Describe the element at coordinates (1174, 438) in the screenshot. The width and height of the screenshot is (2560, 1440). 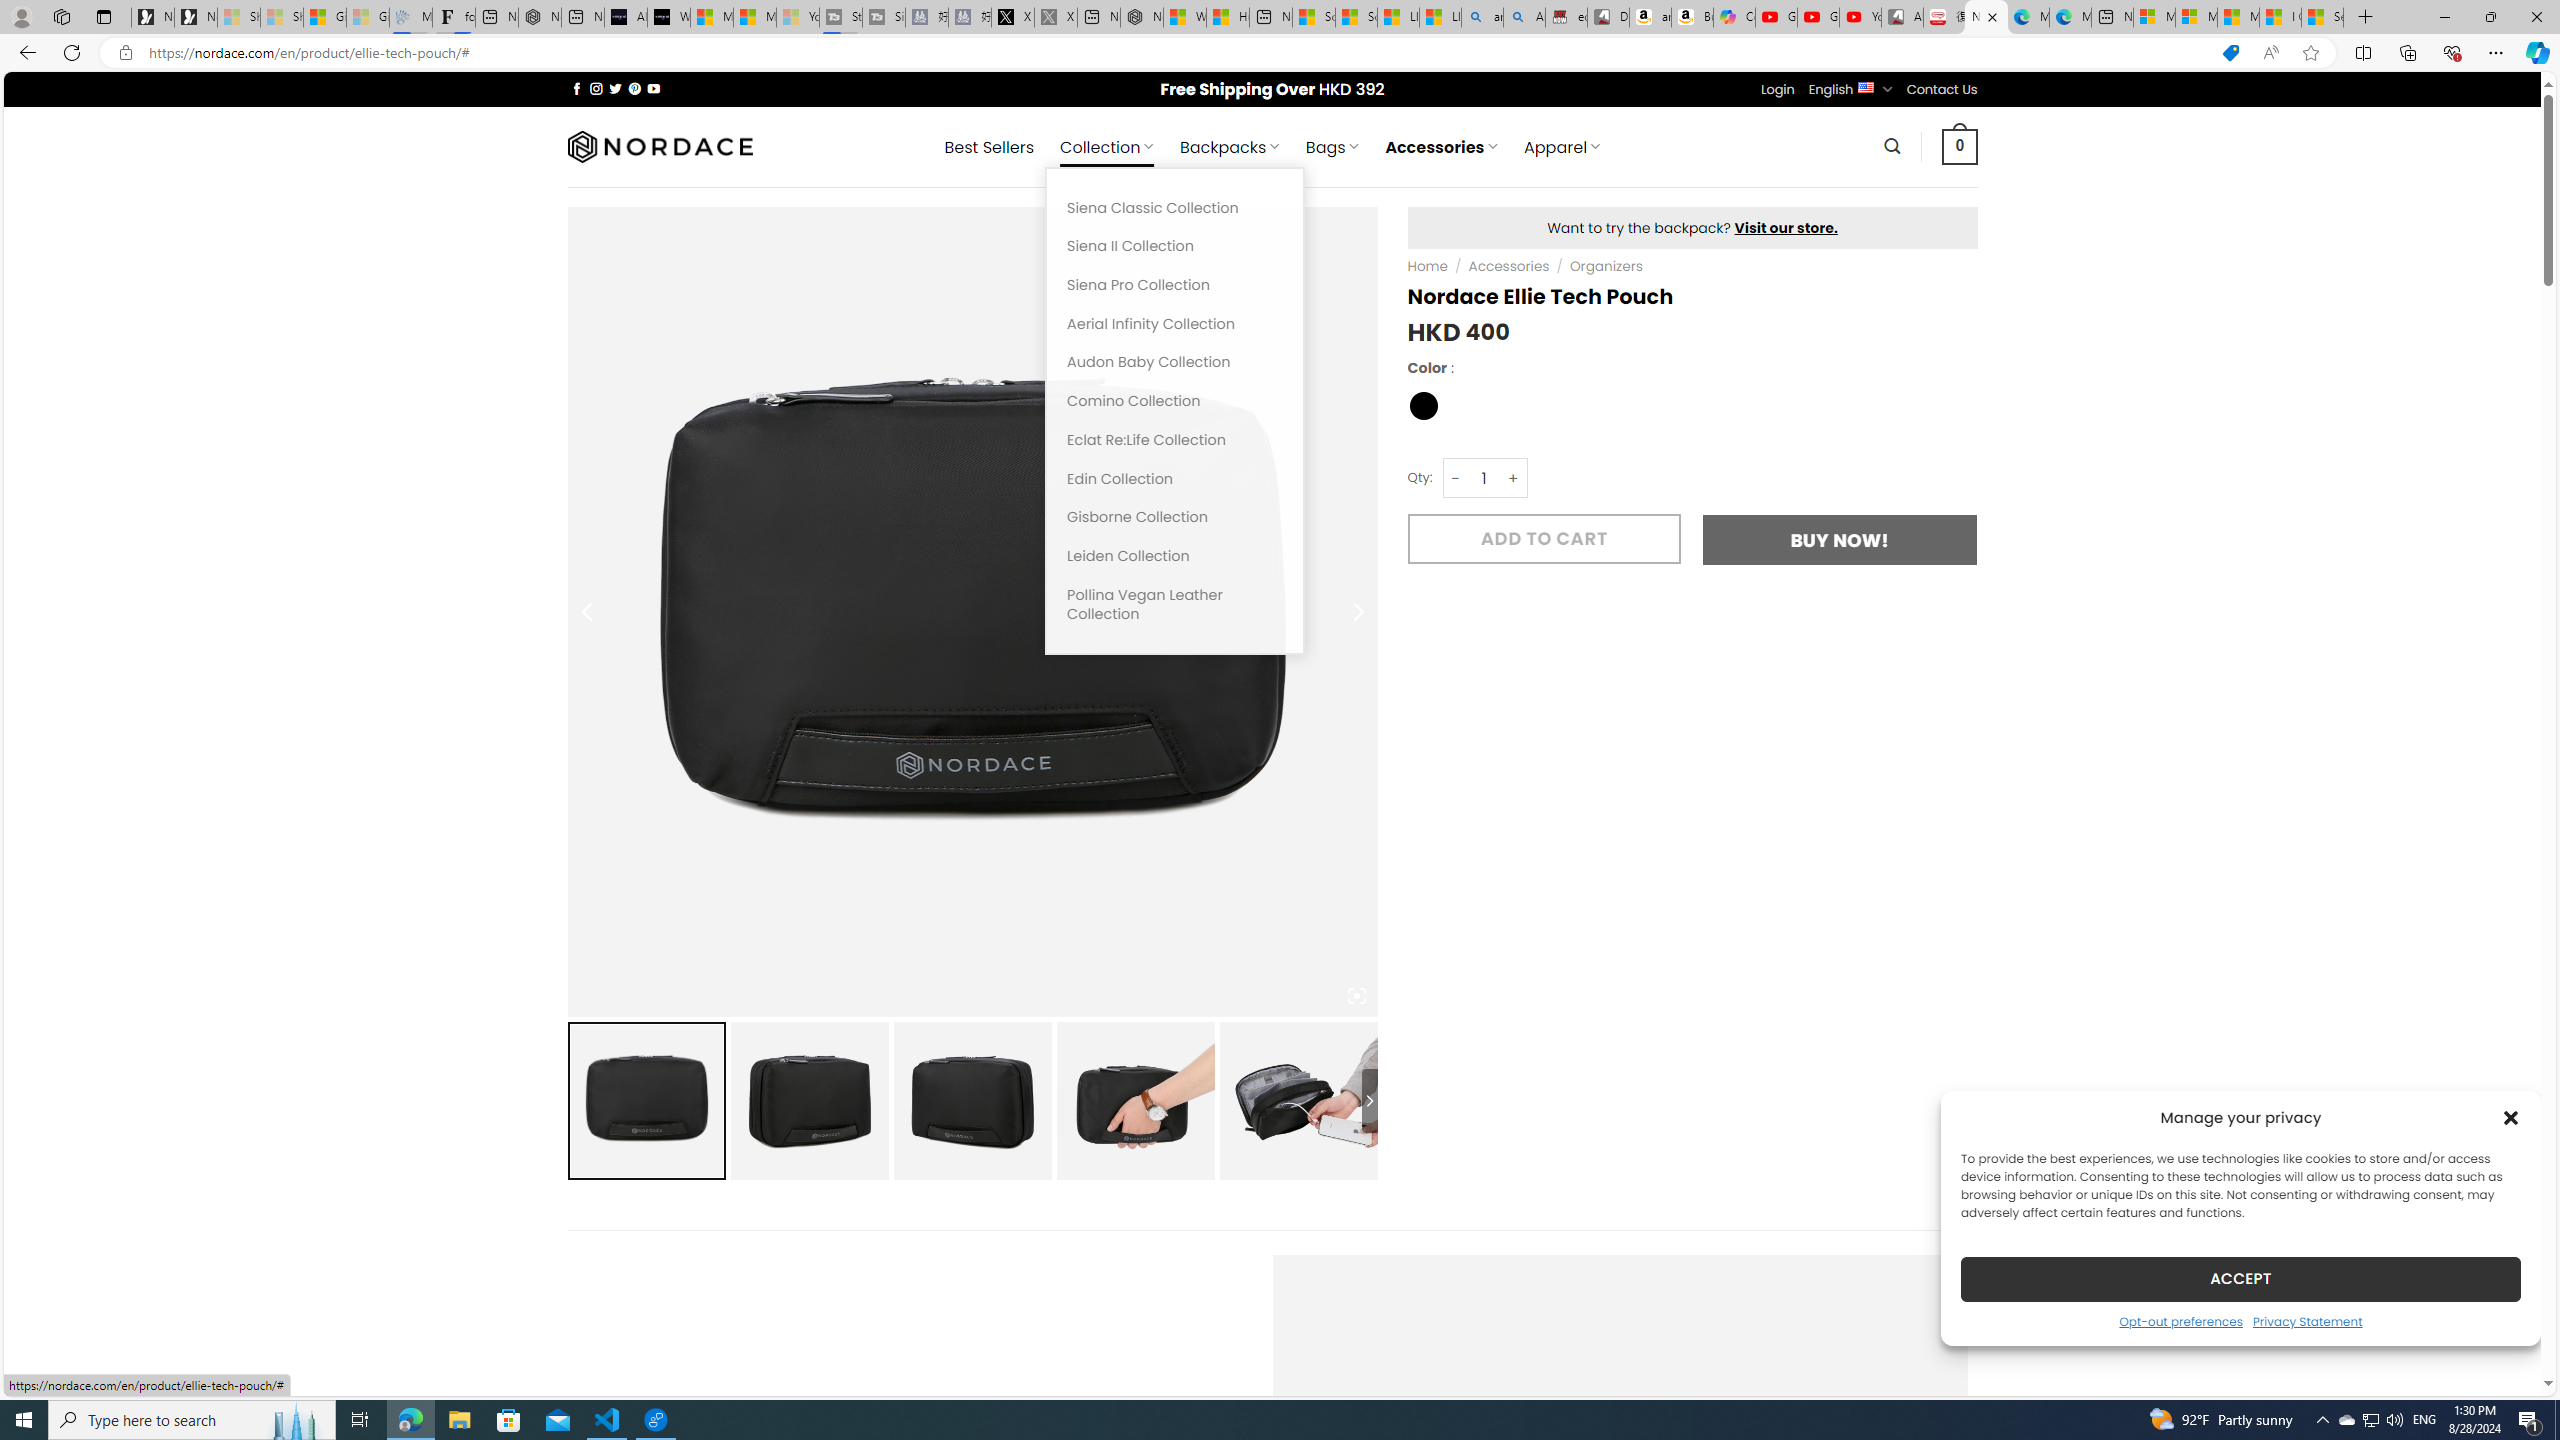
I see `'Eclat Re:Life Collection'` at that location.